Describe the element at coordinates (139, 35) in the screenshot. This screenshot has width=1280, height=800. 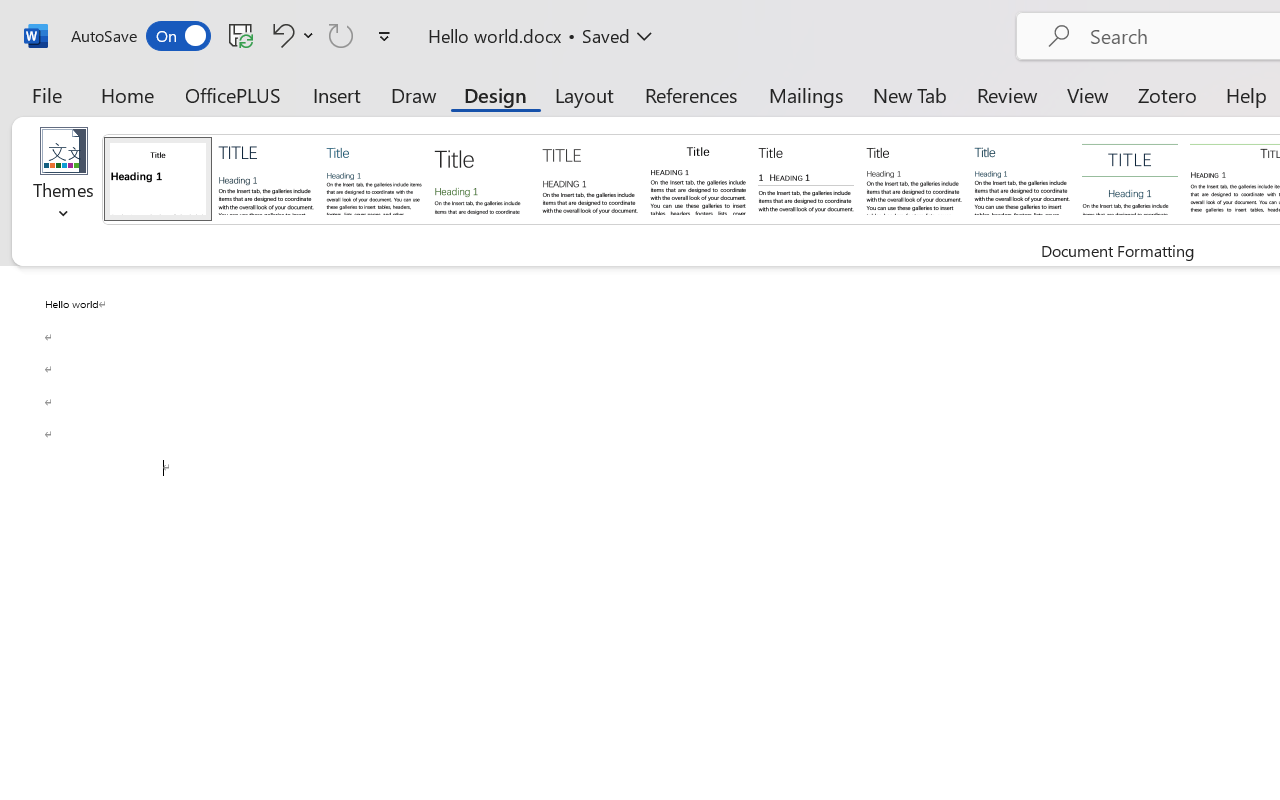
I see `'AutoSave'` at that location.